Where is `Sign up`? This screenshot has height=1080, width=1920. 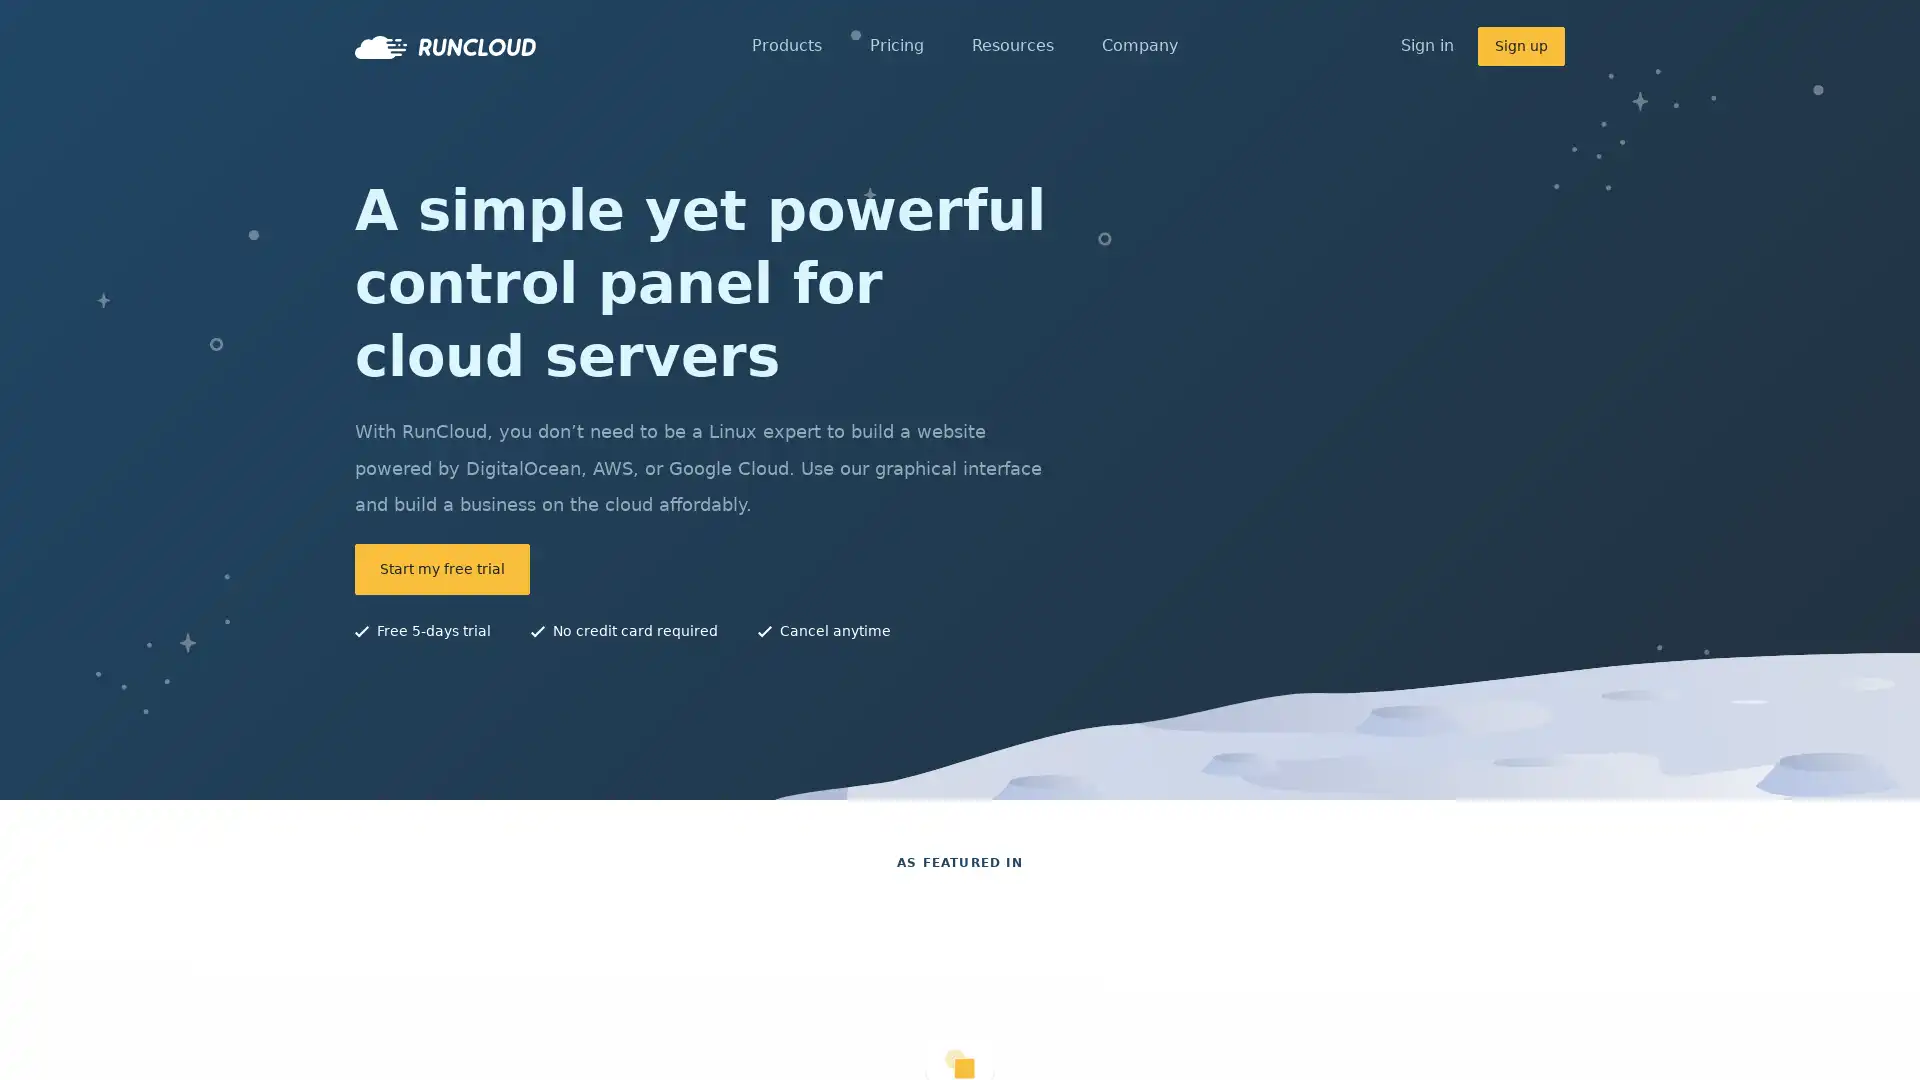
Sign up is located at coordinates (1520, 45).